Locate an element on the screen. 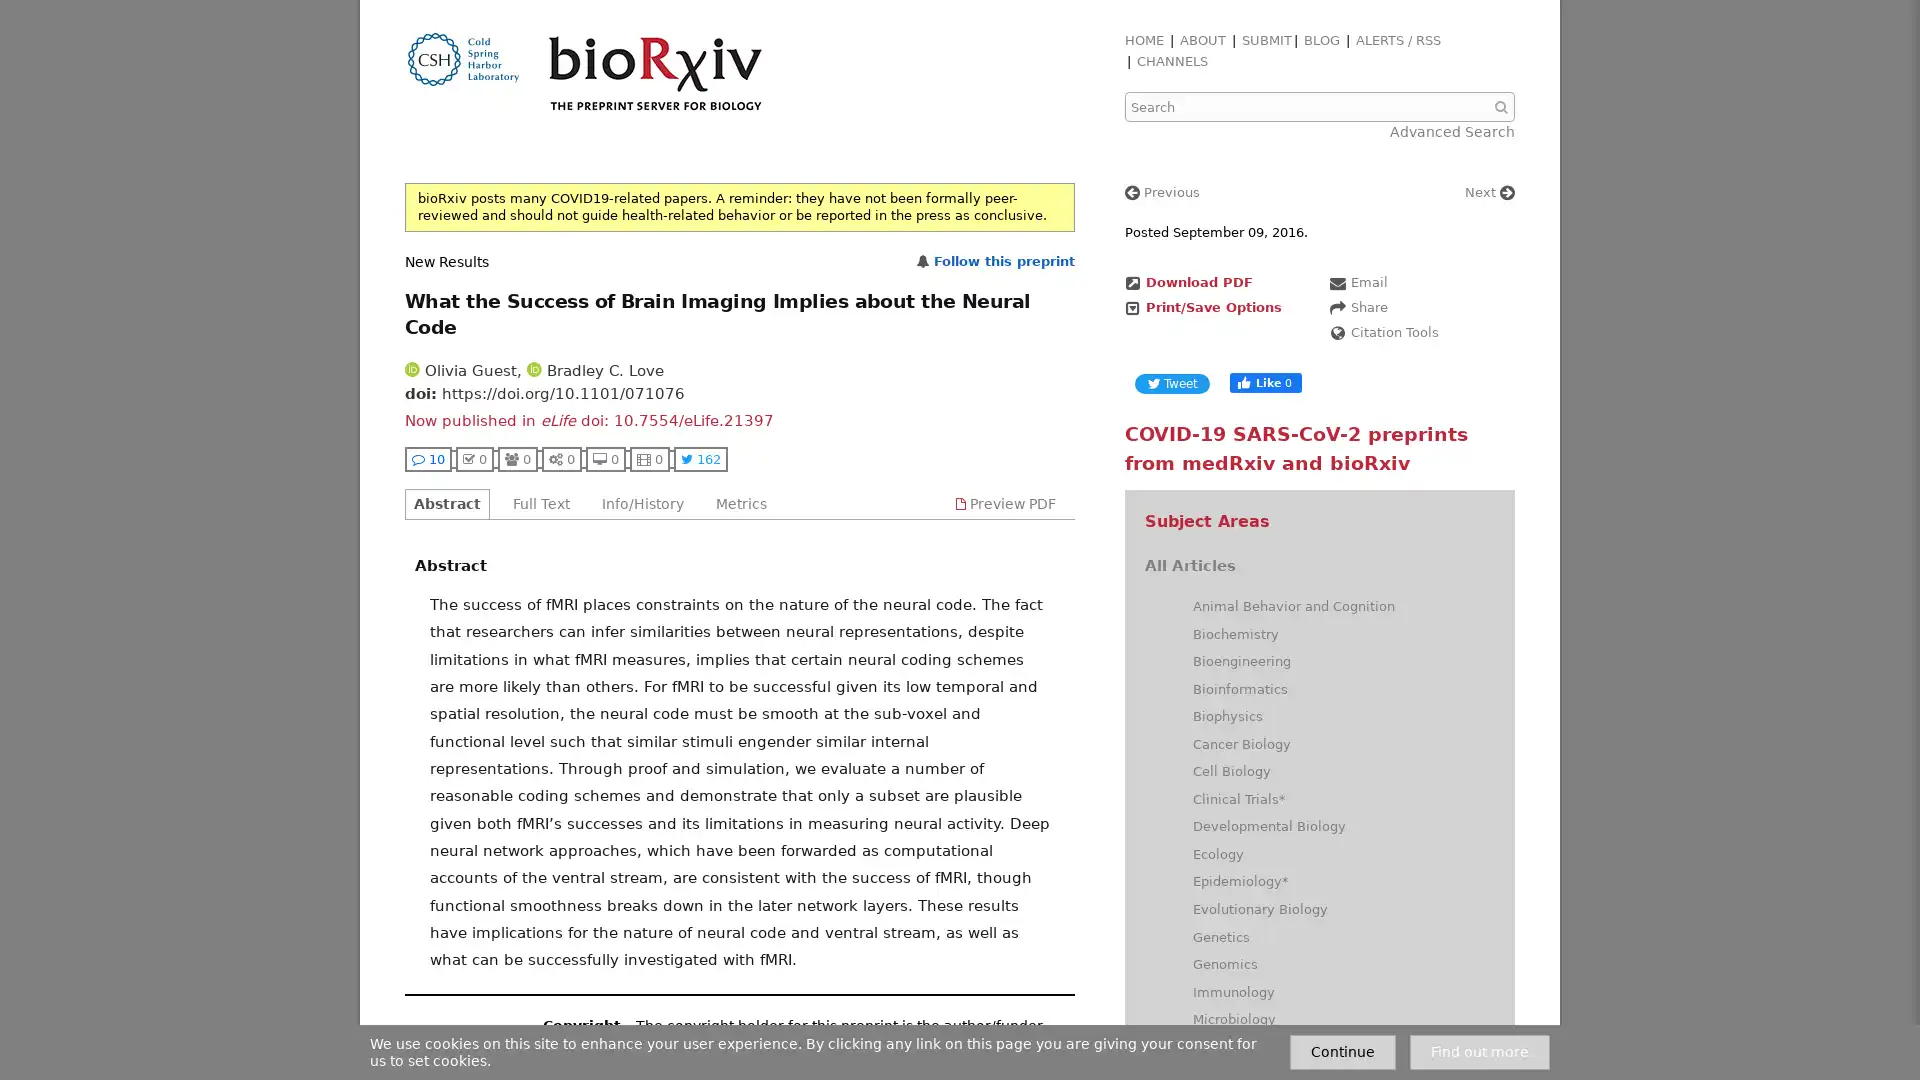 The width and height of the screenshot is (1920, 1080). Find out more is located at coordinates (1479, 1051).